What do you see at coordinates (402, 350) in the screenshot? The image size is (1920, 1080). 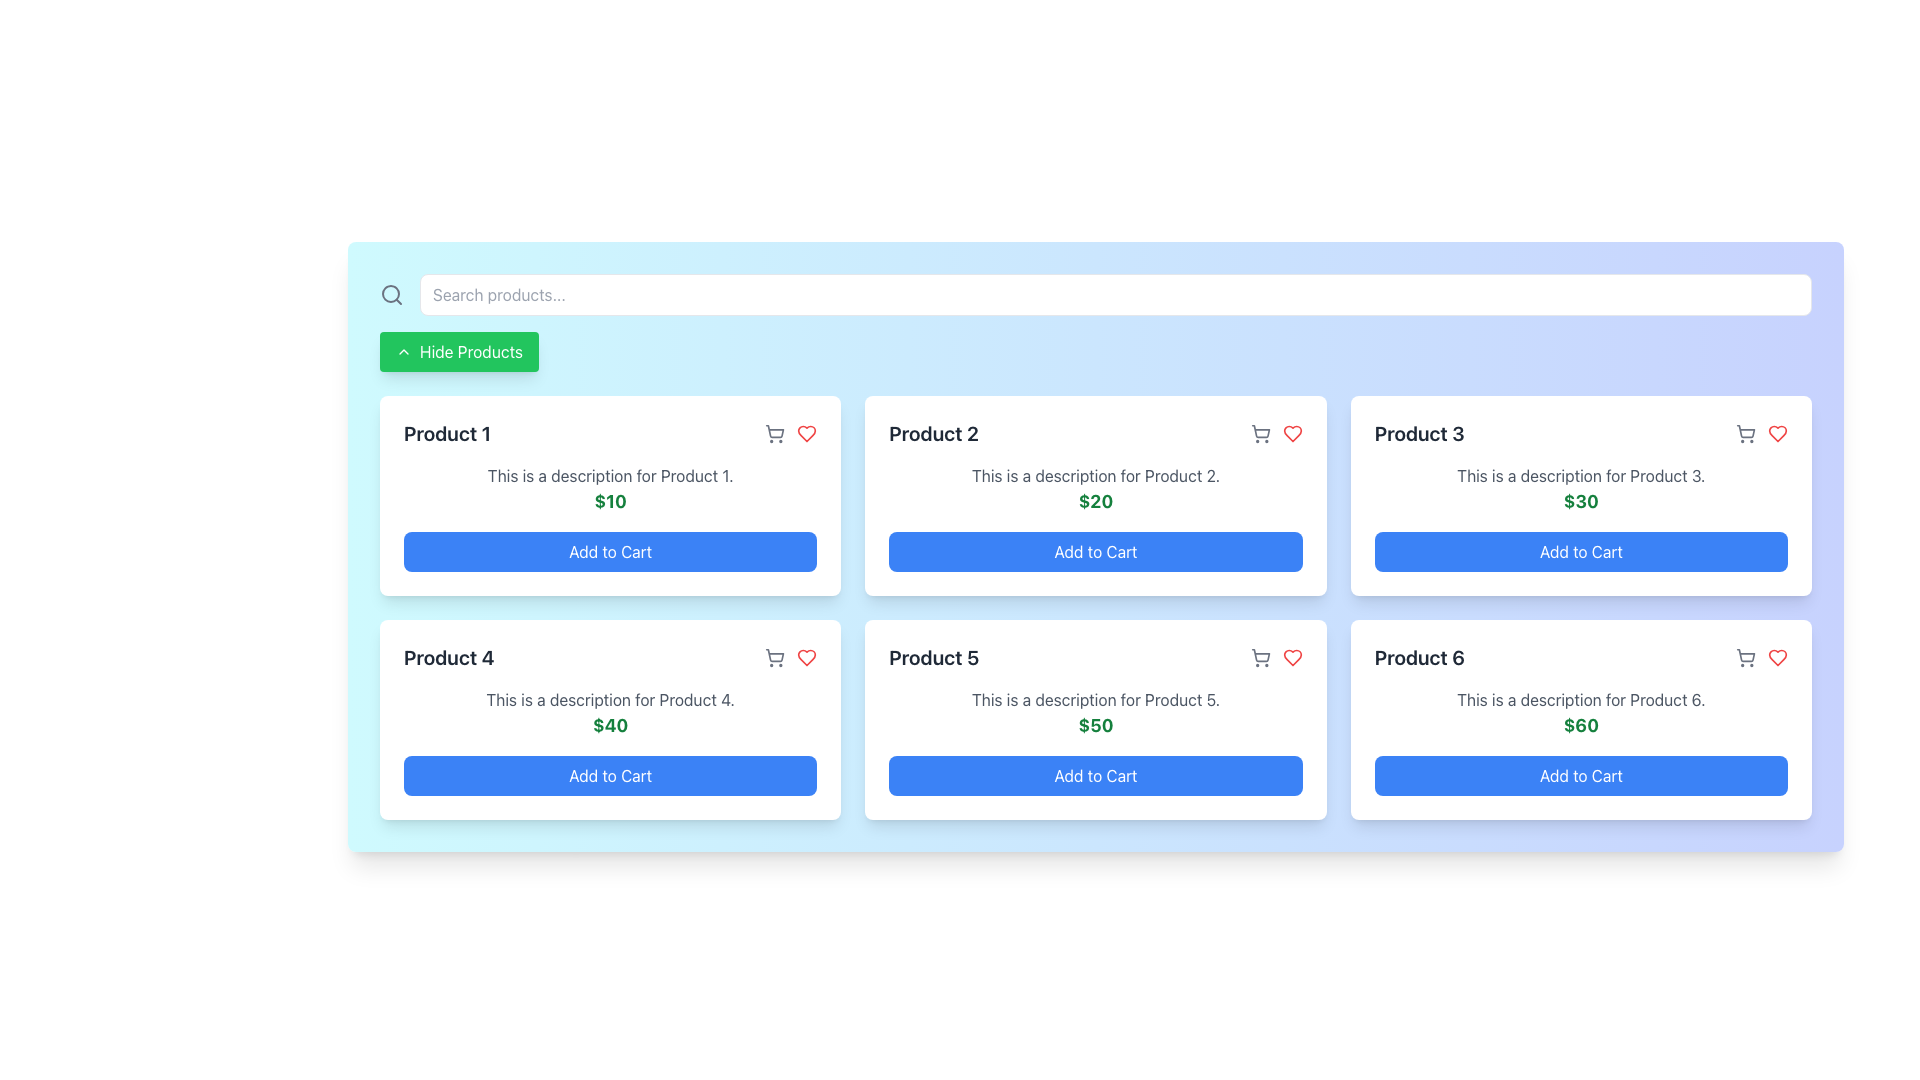 I see `the 'Hide Products' button that contains the icon representing the action of hiding products, located in the top-left corner of the interface` at bounding box center [402, 350].